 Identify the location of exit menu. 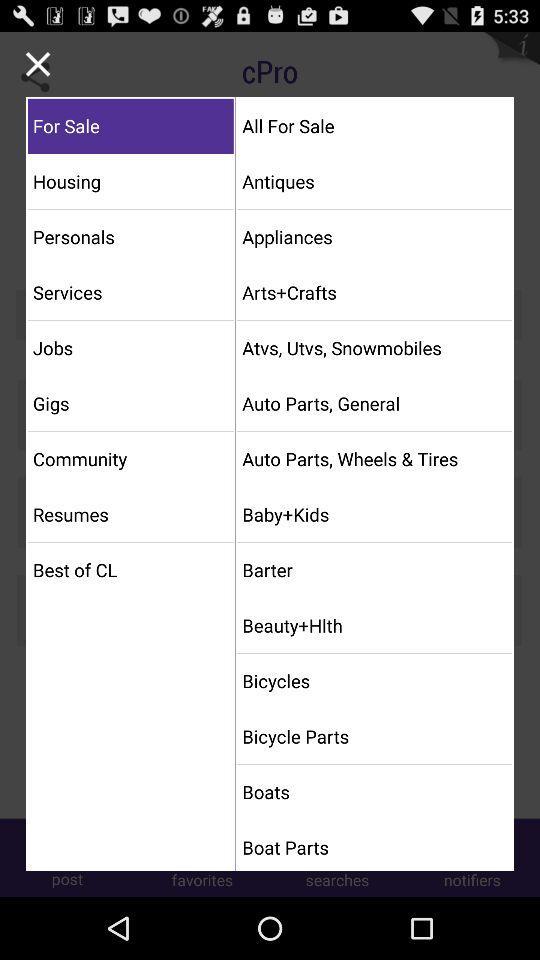
(38, 64).